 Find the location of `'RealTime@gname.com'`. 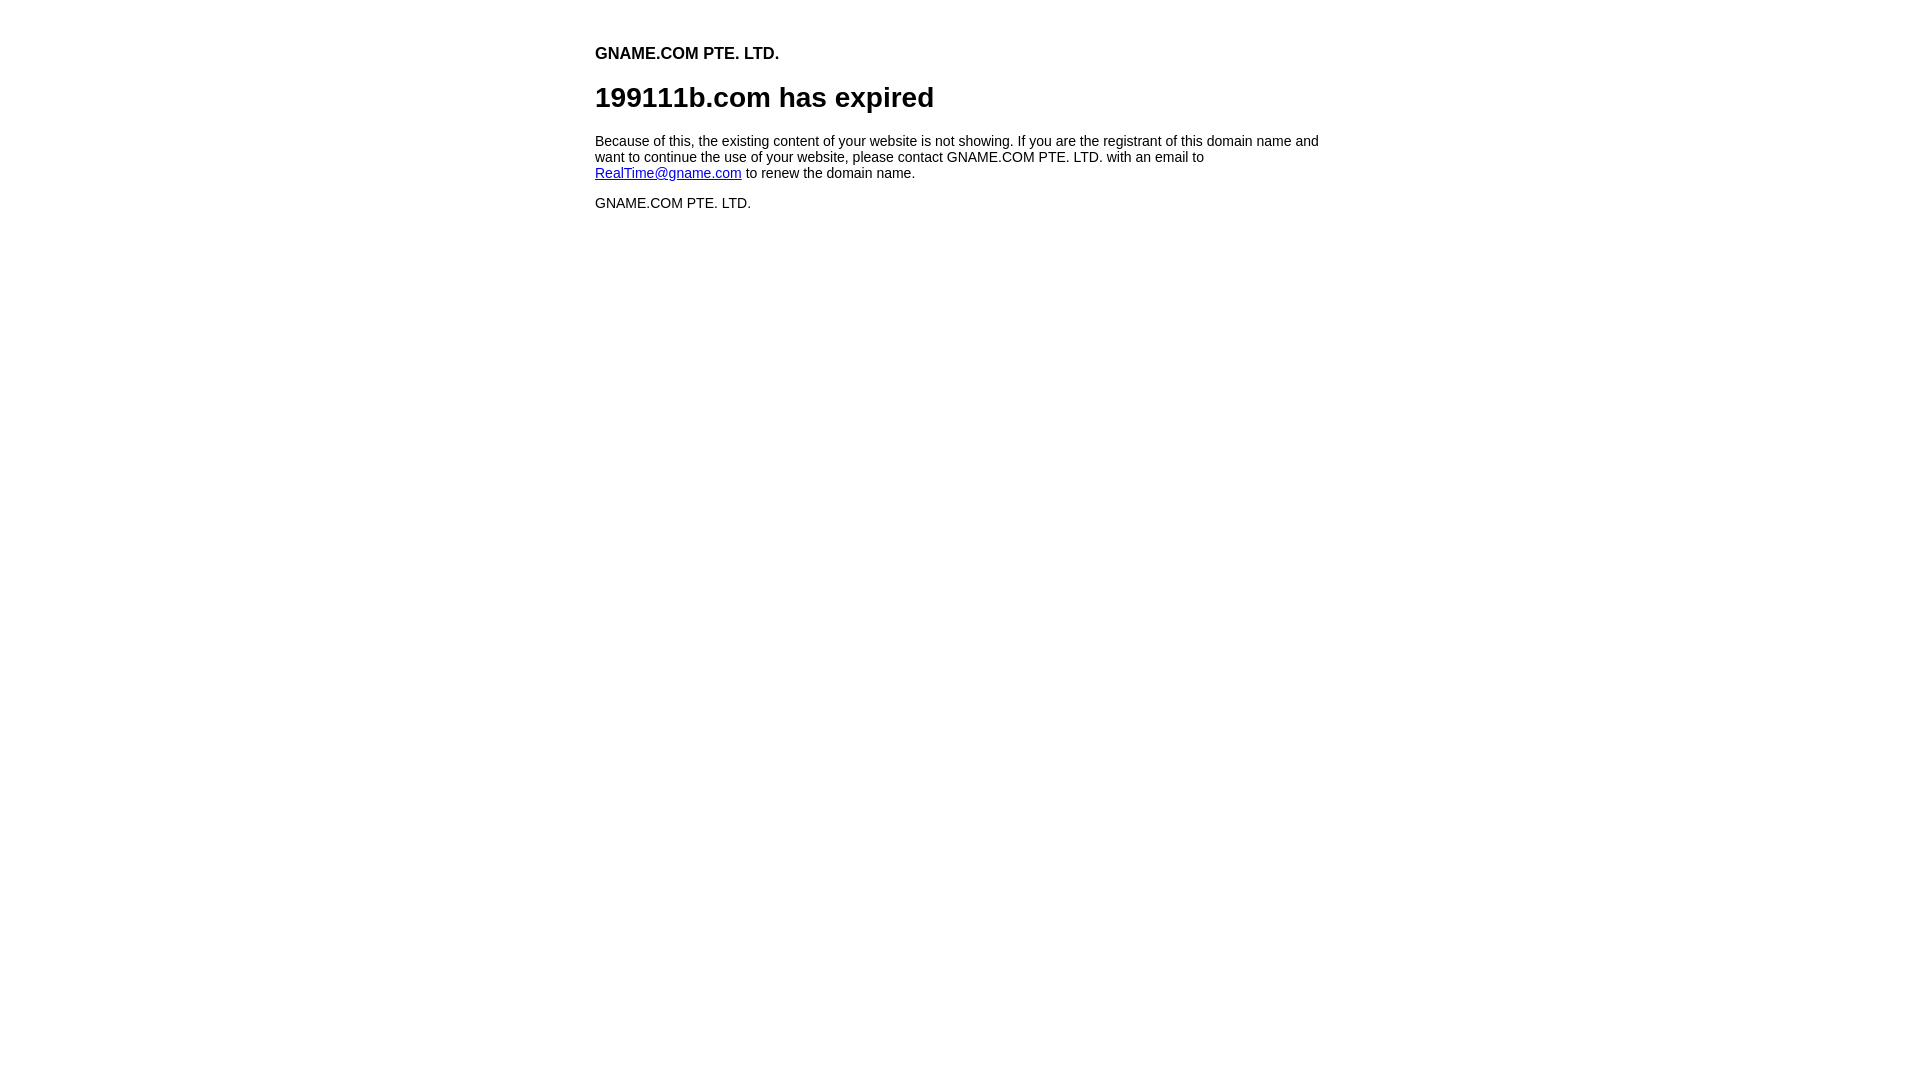

'RealTime@gname.com' is located at coordinates (594, 172).